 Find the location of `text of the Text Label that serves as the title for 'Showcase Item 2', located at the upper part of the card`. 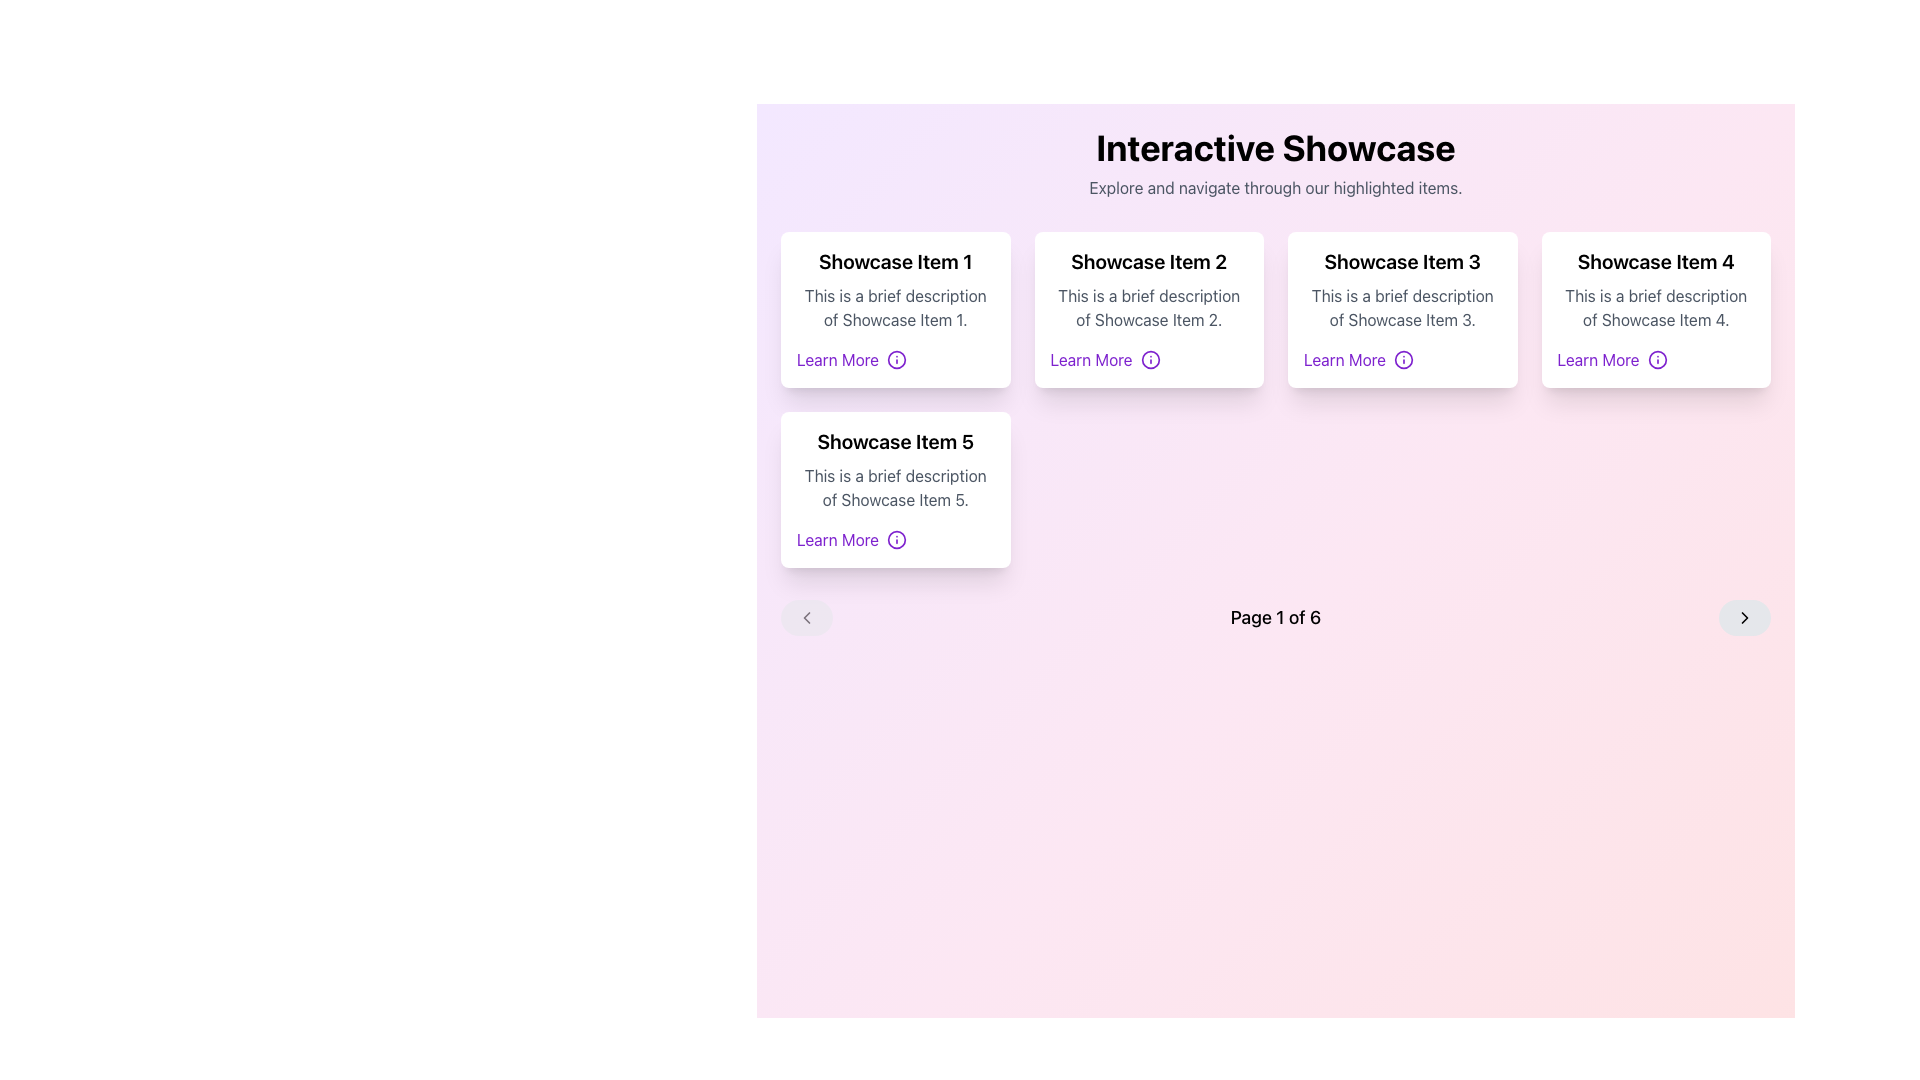

text of the Text Label that serves as the title for 'Showcase Item 2', located at the upper part of the card is located at coordinates (1149, 261).